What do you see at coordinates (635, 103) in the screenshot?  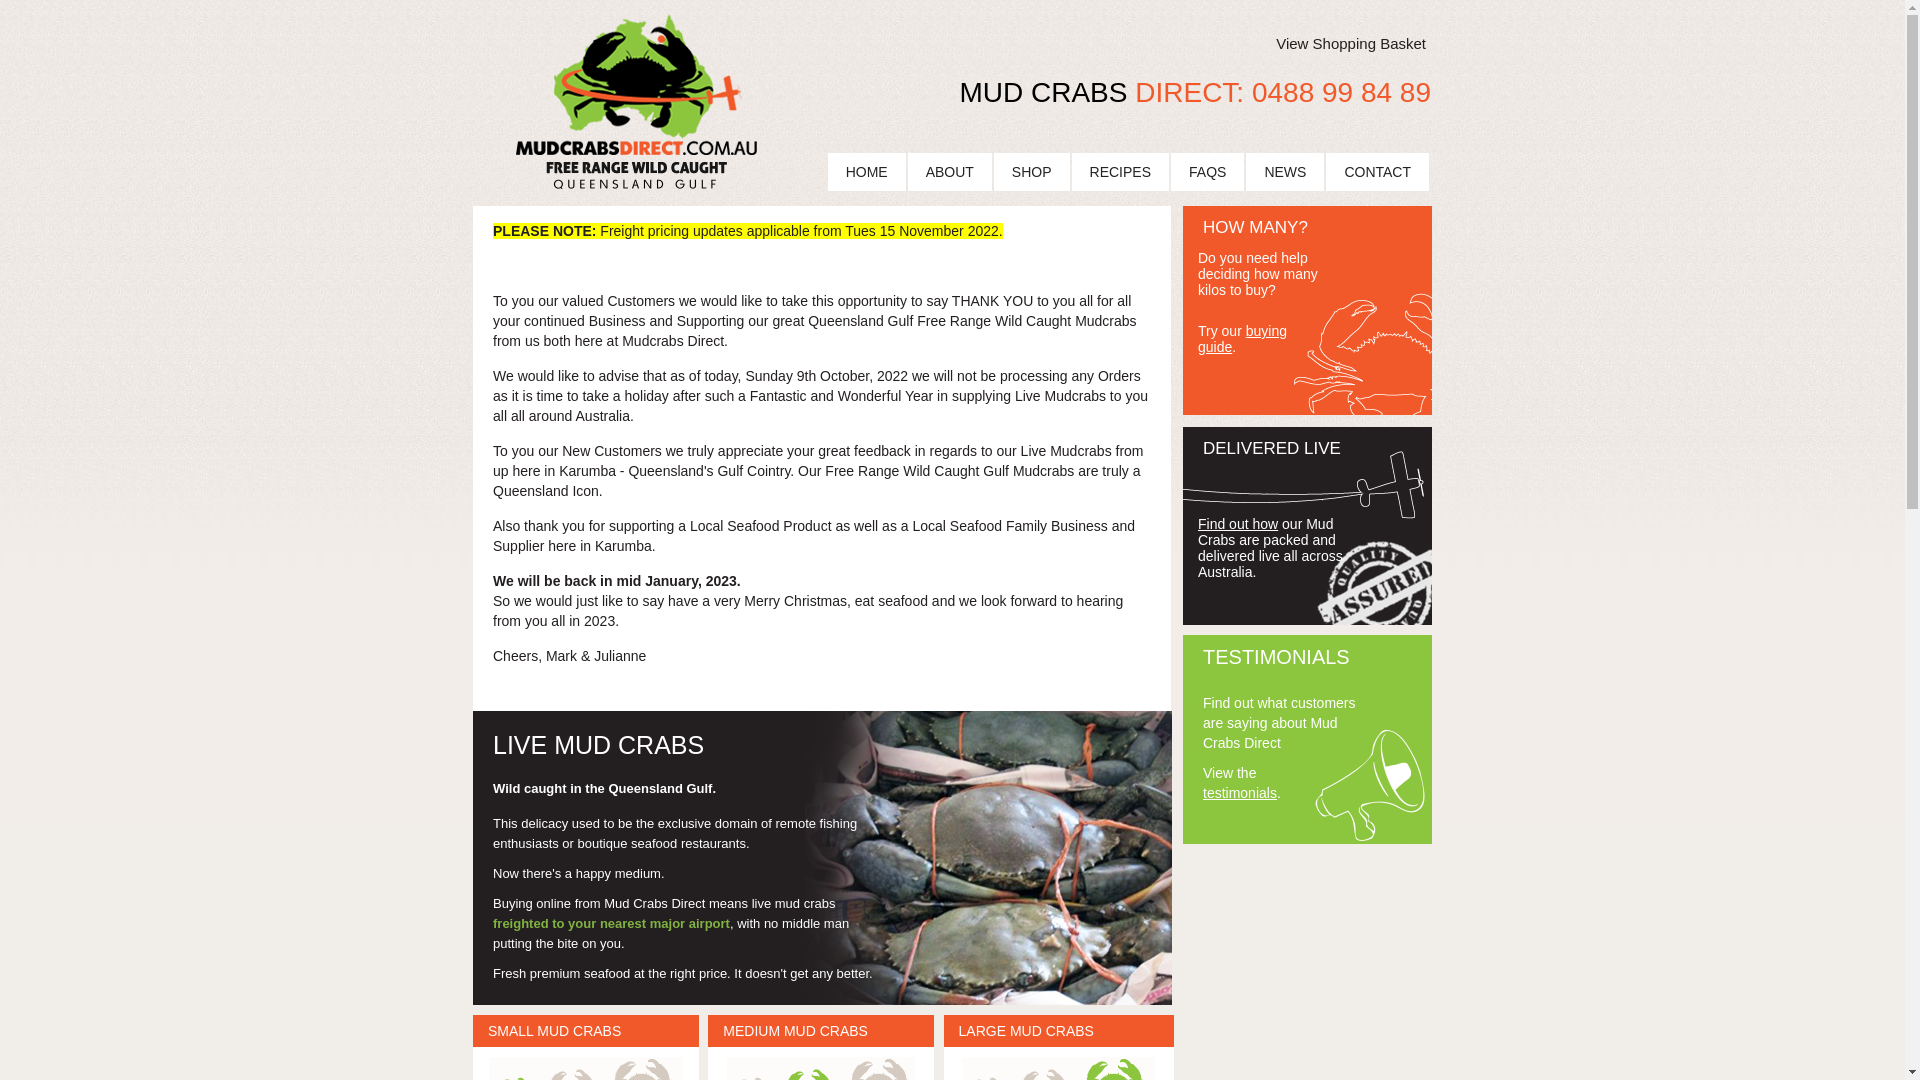 I see `'Mud Crabs Direct Logo'` at bounding box center [635, 103].